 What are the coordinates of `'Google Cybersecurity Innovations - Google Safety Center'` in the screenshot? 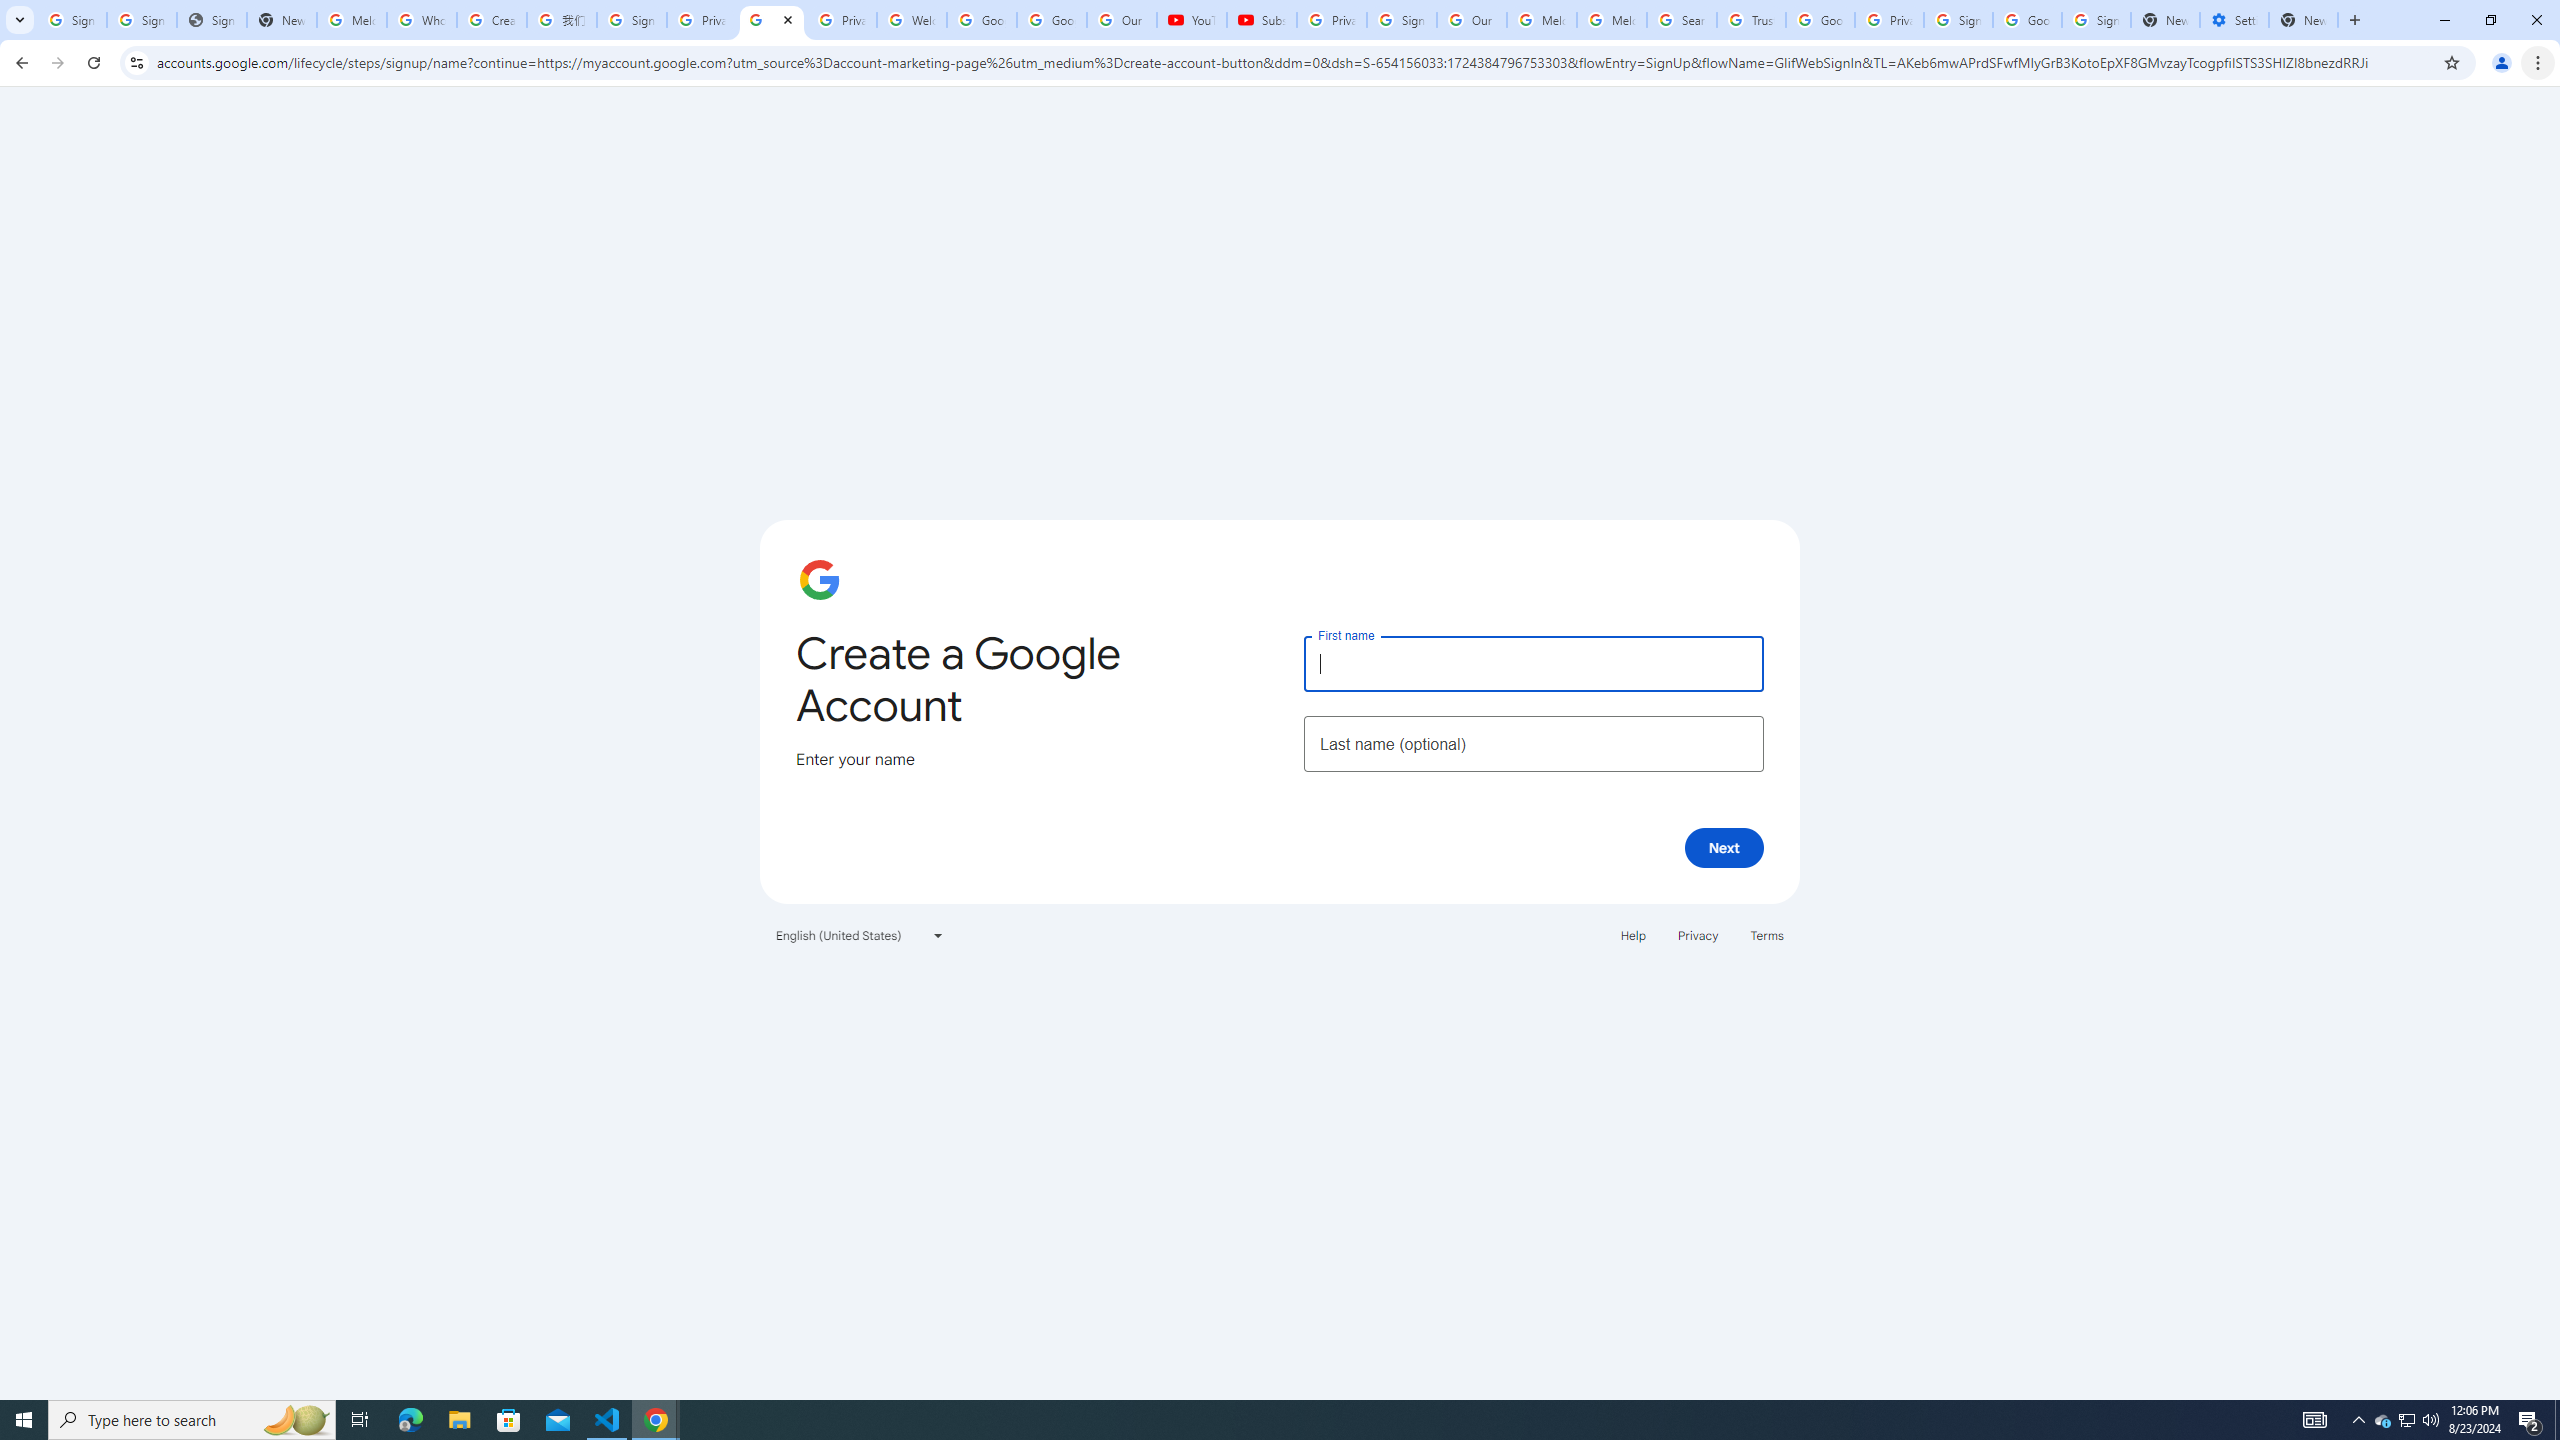 It's located at (2026, 19).